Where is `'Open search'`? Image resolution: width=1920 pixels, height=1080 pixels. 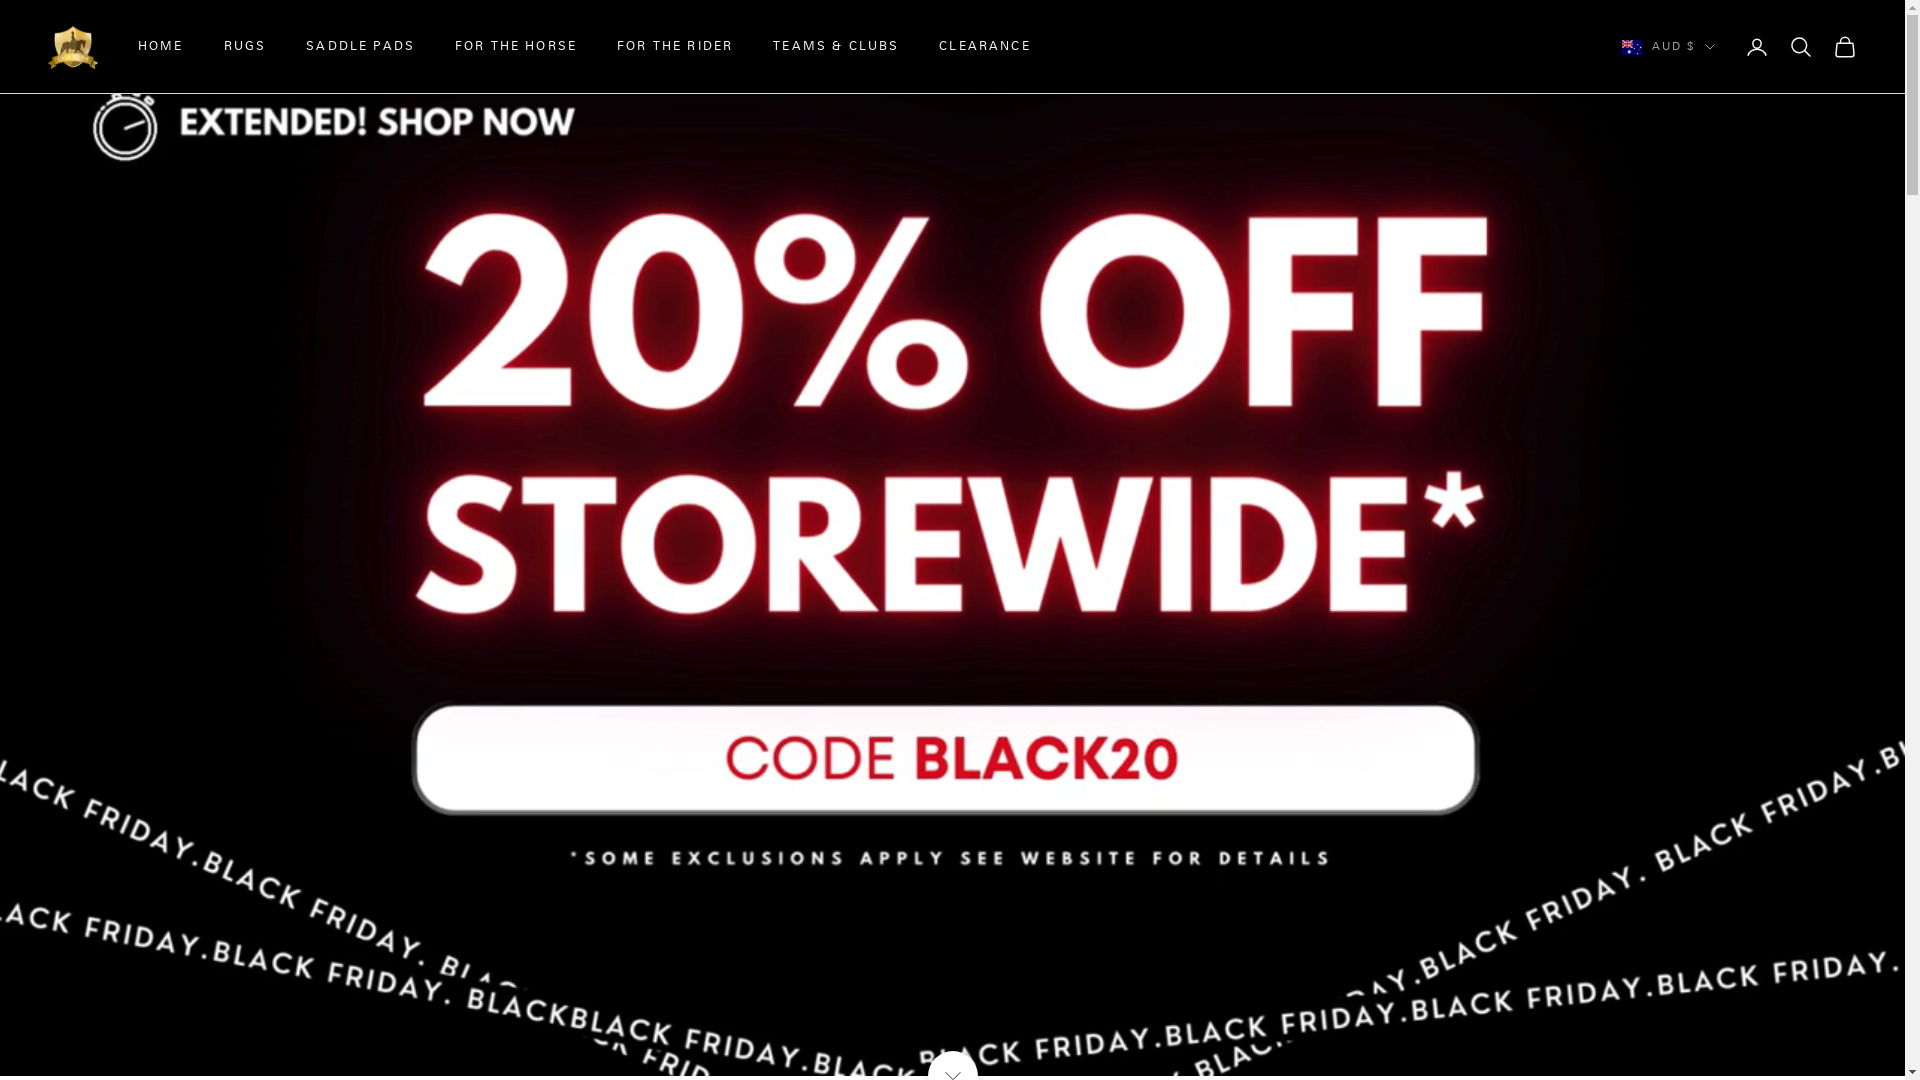
'Open search' is located at coordinates (1800, 45).